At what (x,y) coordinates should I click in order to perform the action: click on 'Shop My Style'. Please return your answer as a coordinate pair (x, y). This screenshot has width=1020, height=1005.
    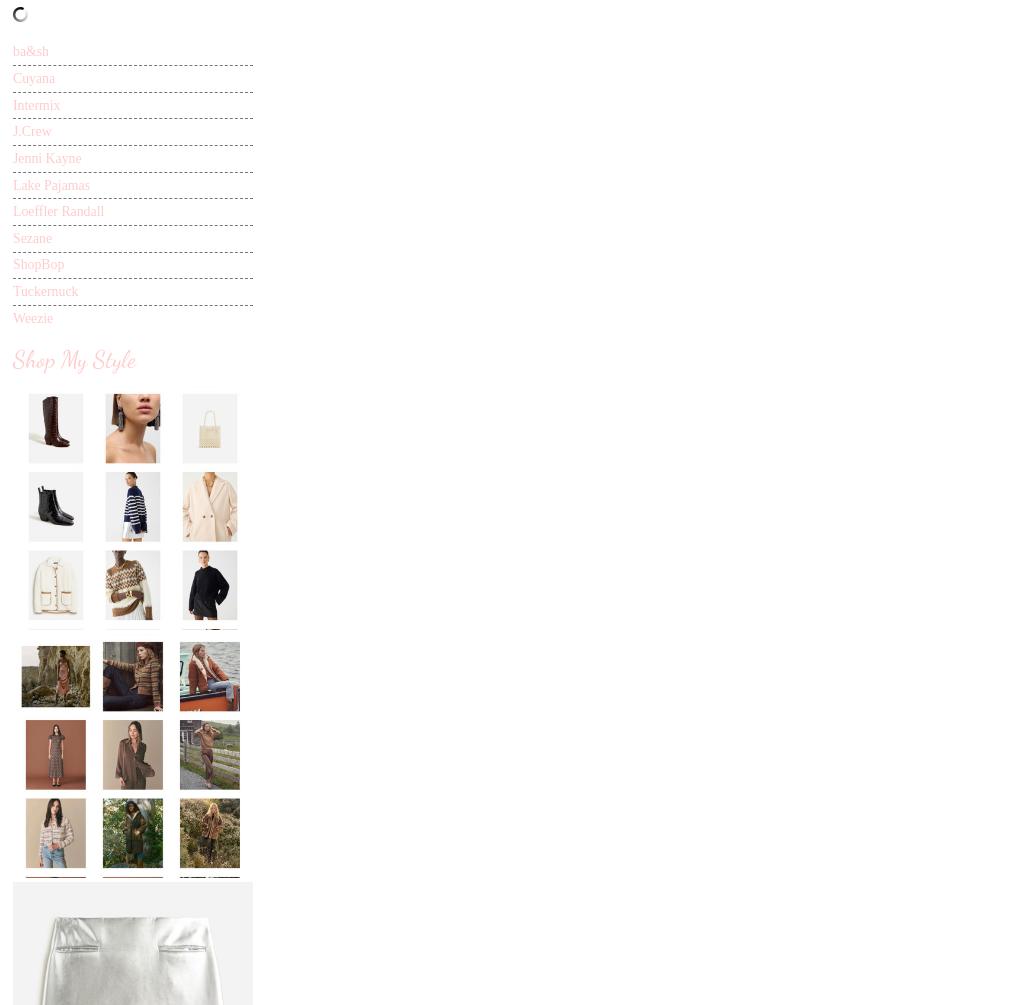
    Looking at the image, I should click on (74, 359).